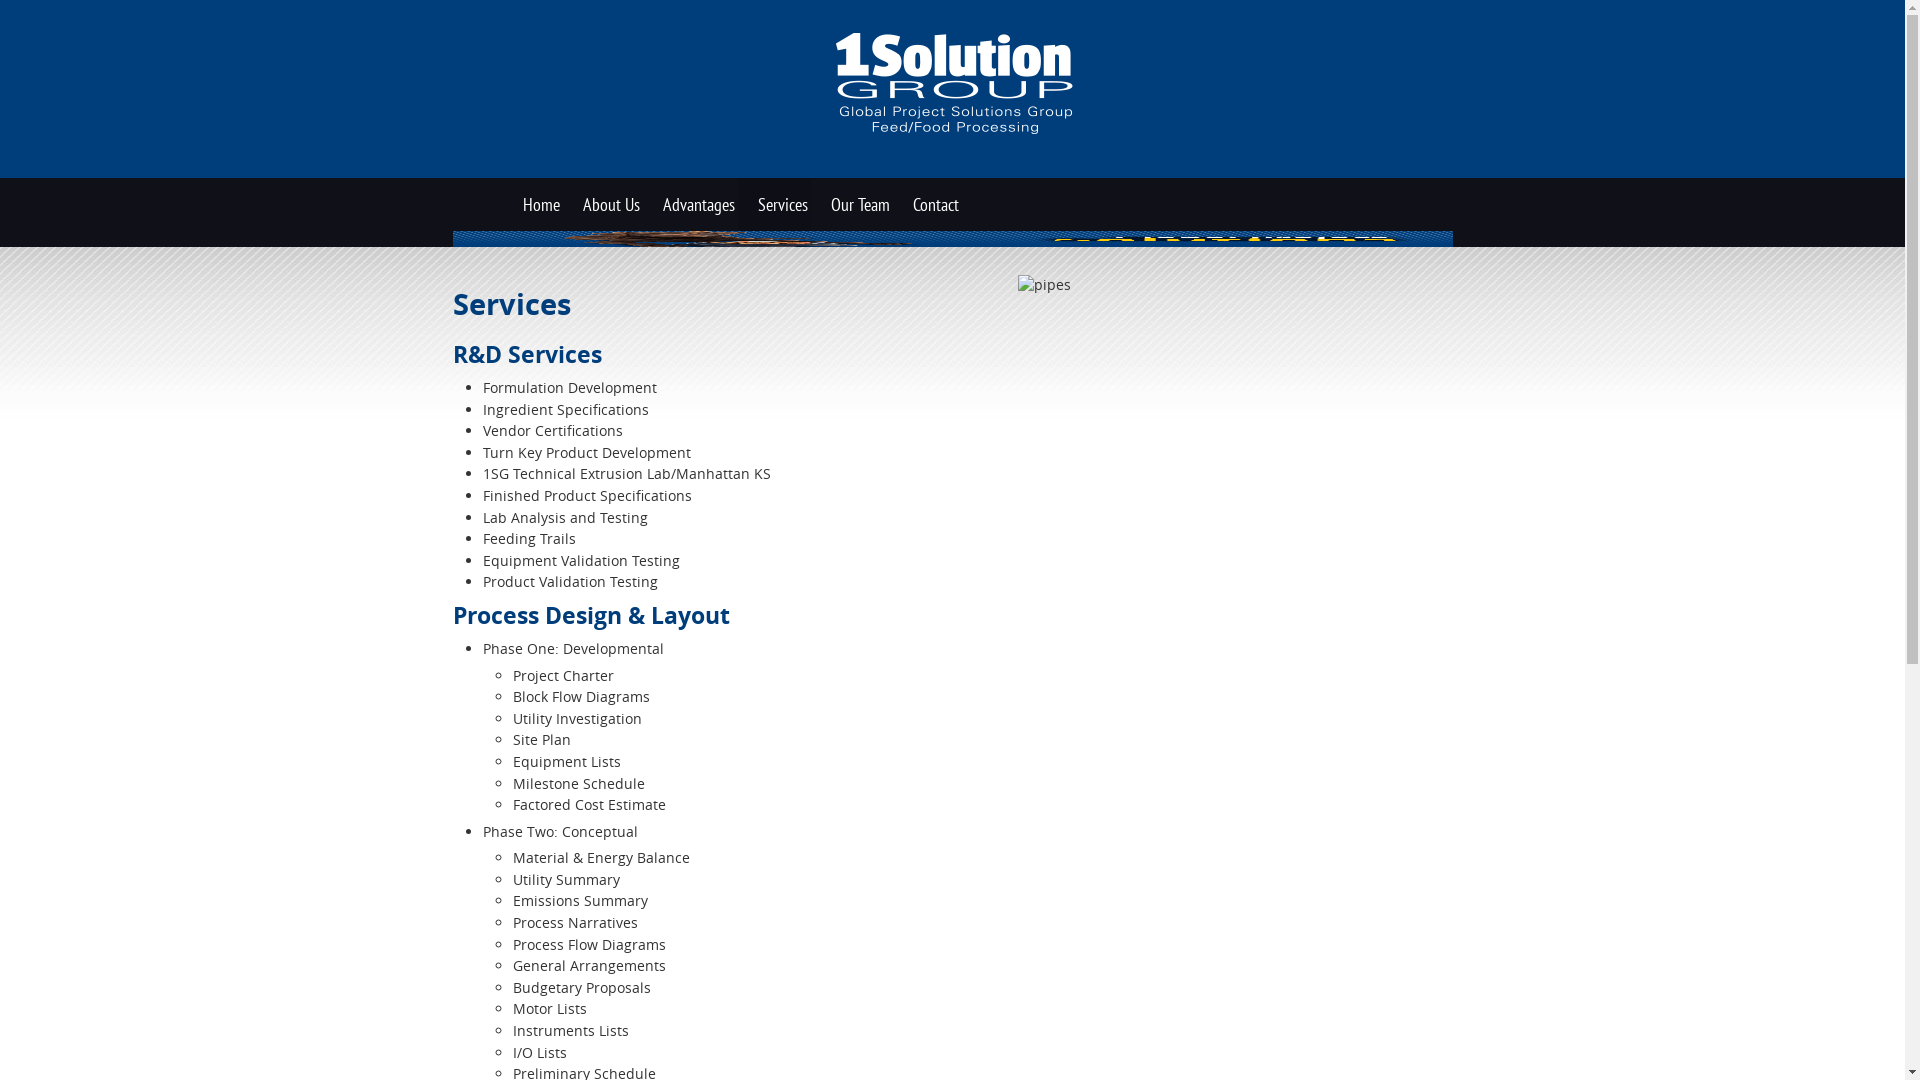 The height and width of the screenshot is (1080, 1920). Describe the element at coordinates (600, 204) in the screenshot. I see `'About Us'` at that location.